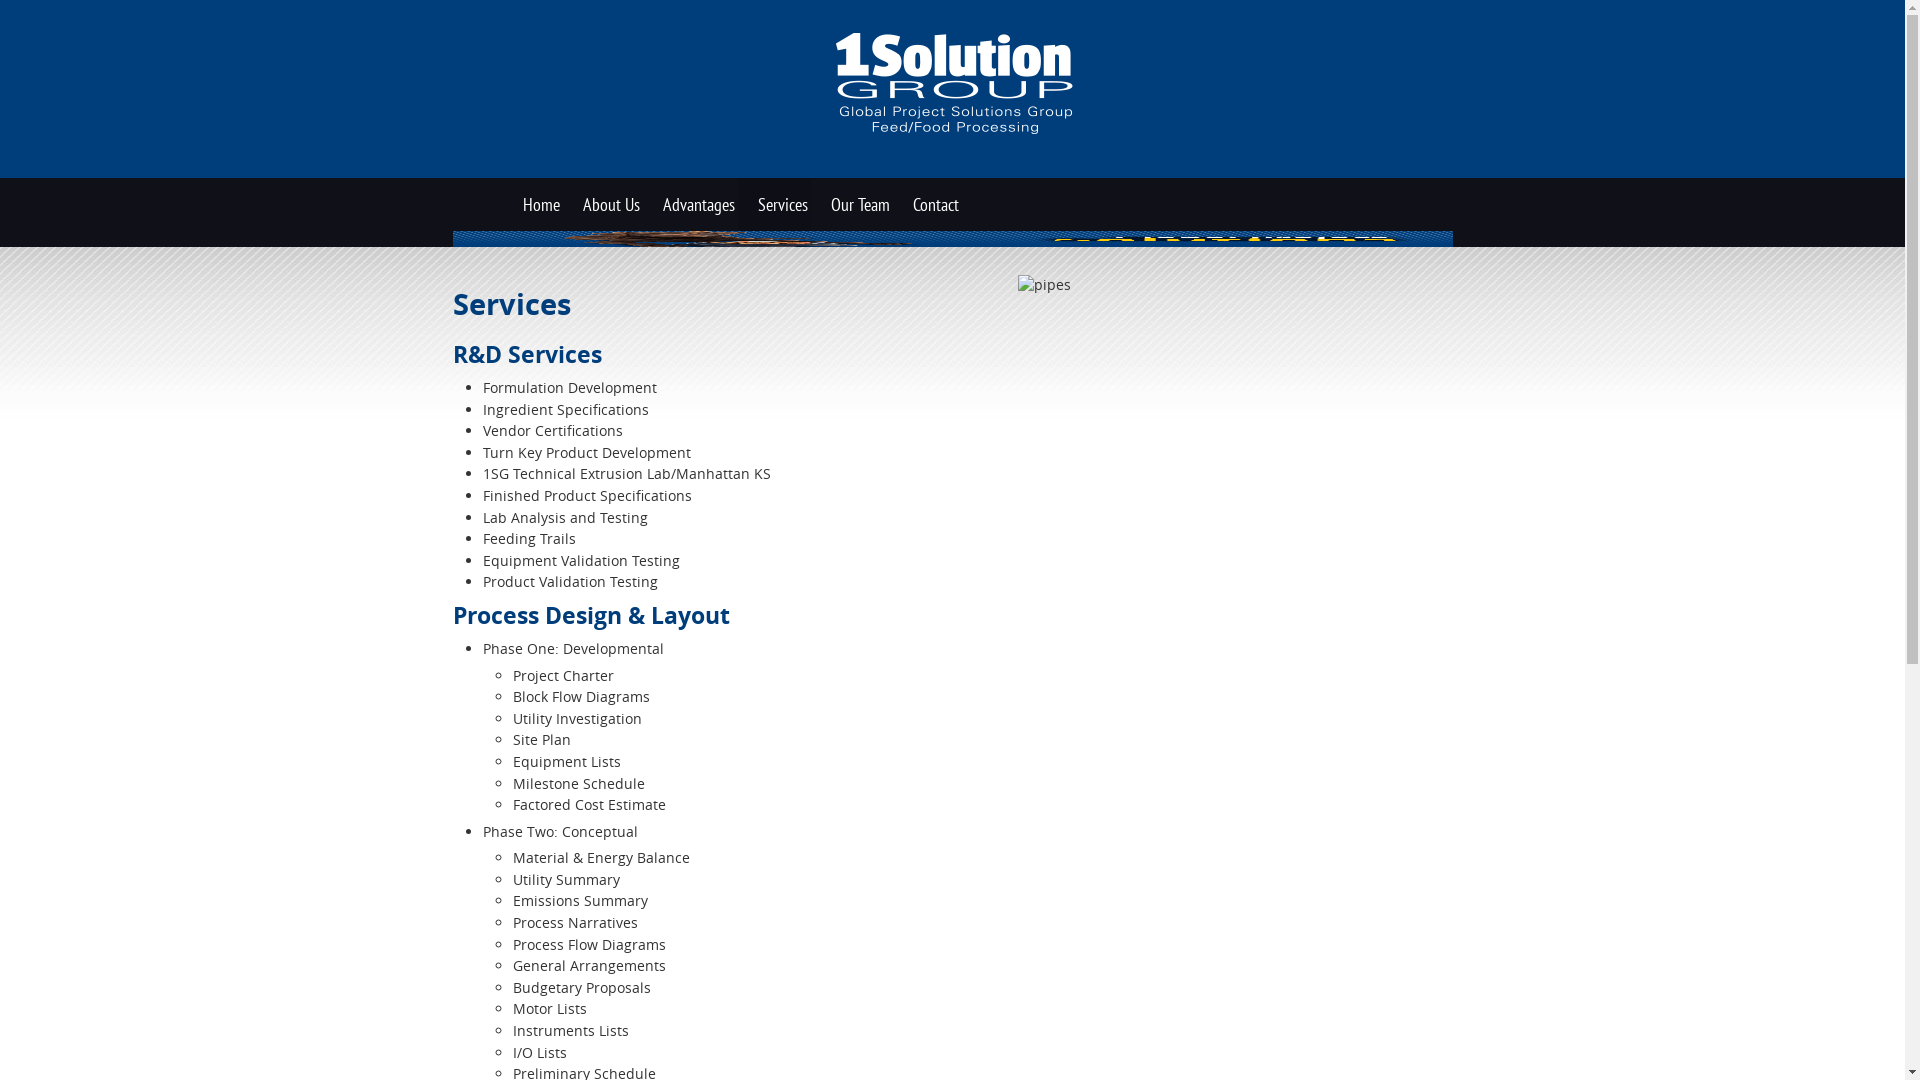 The height and width of the screenshot is (1080, 1920). Describe the element at coordinates (600, 204) in the screenshot. I see `'About Us'` at that location.